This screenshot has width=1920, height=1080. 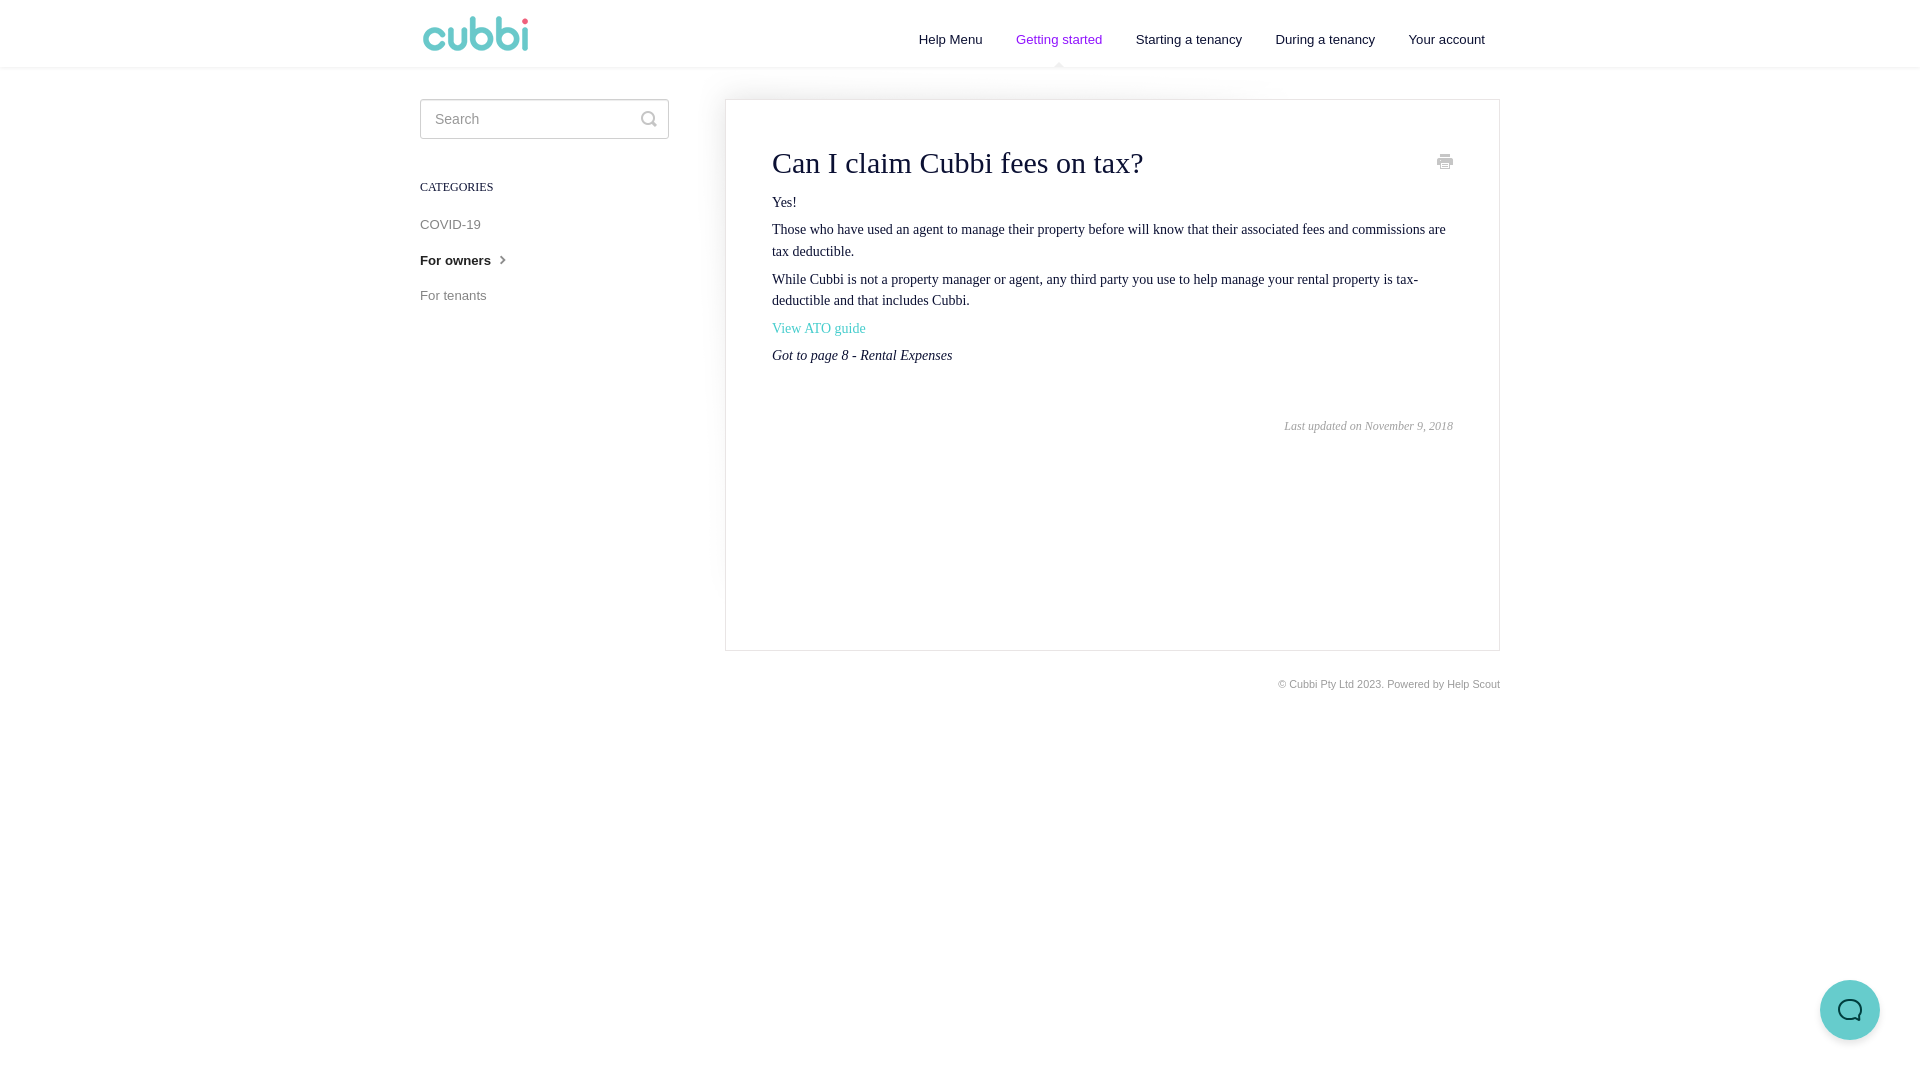 I want to click on 'Cubbi Pty Ltd', so click(x=1321, y=682).